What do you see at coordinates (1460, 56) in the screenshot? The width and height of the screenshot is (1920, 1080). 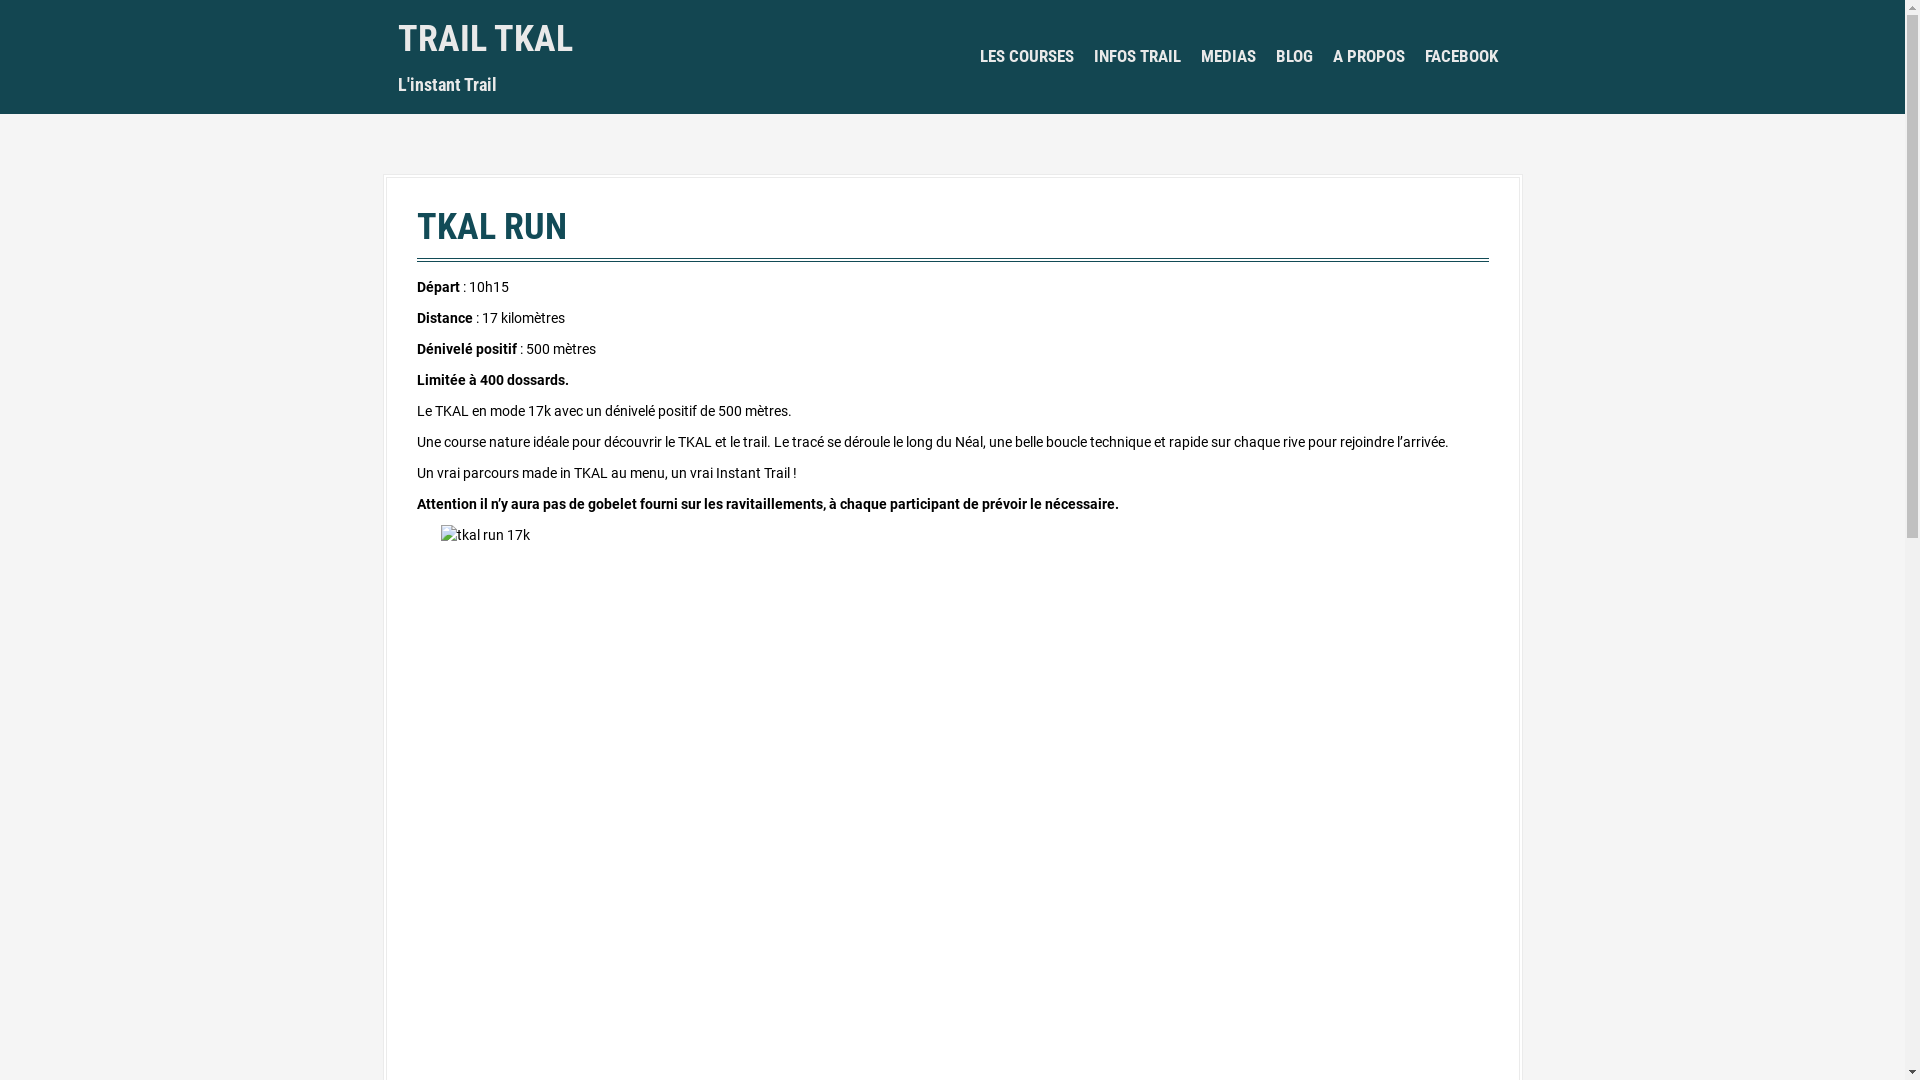 I see `'FACEBOOK'` at bounding box center [1460, 56].